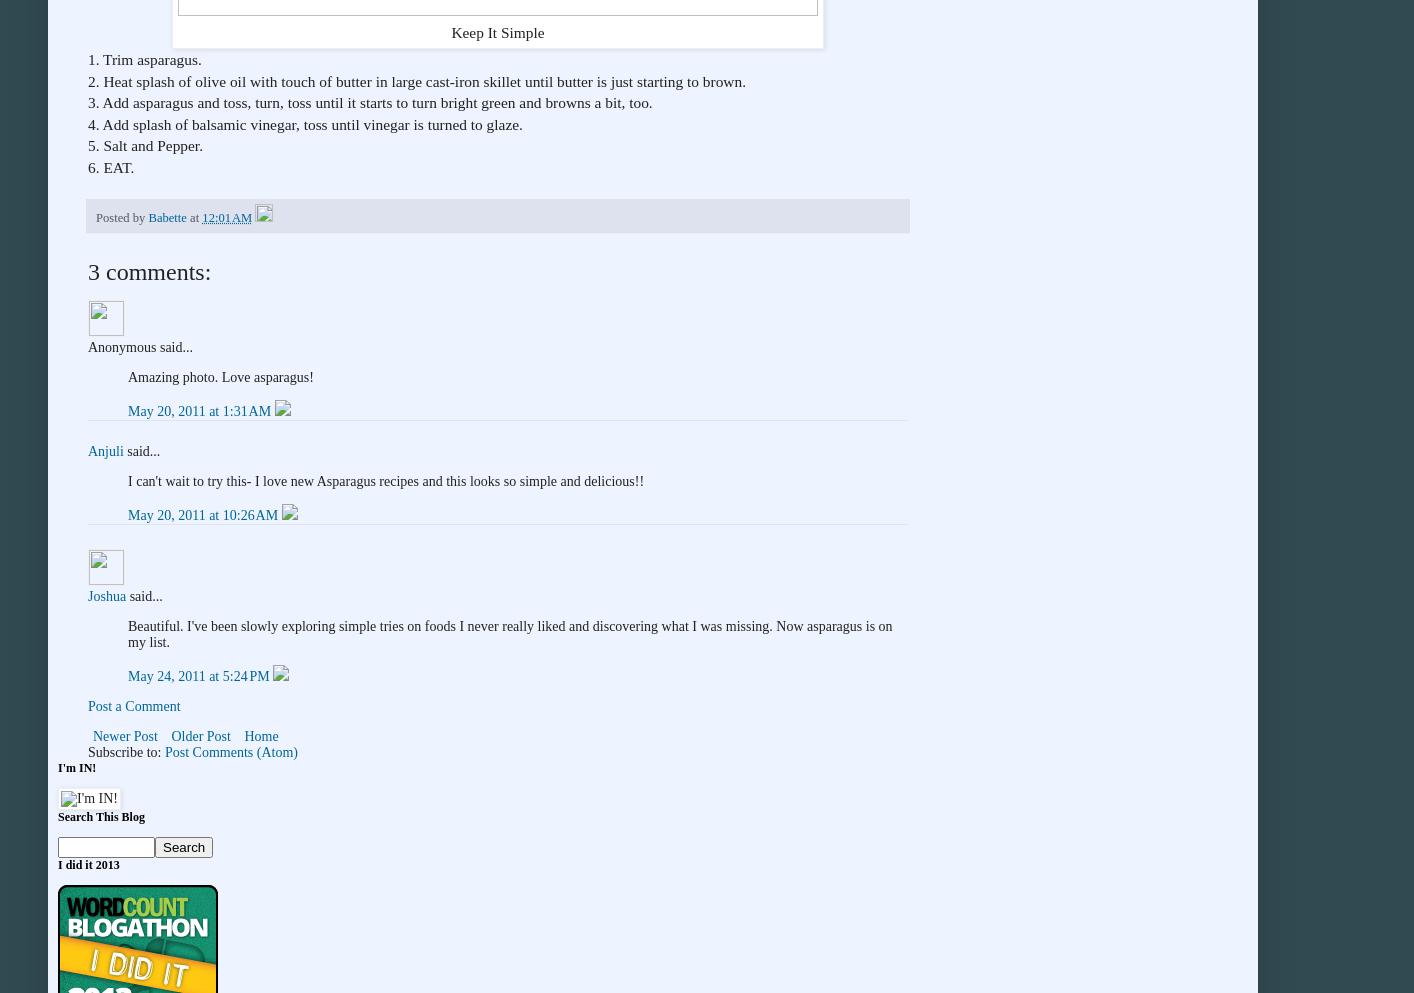 The width and height of the screenshot is (1414, 993). Describe the element at coordinates (303, 123) in the screenshot. I see `'4. Add splash of balsamic vinegar, toss until vinegar is turned to glaze.'` at that location.